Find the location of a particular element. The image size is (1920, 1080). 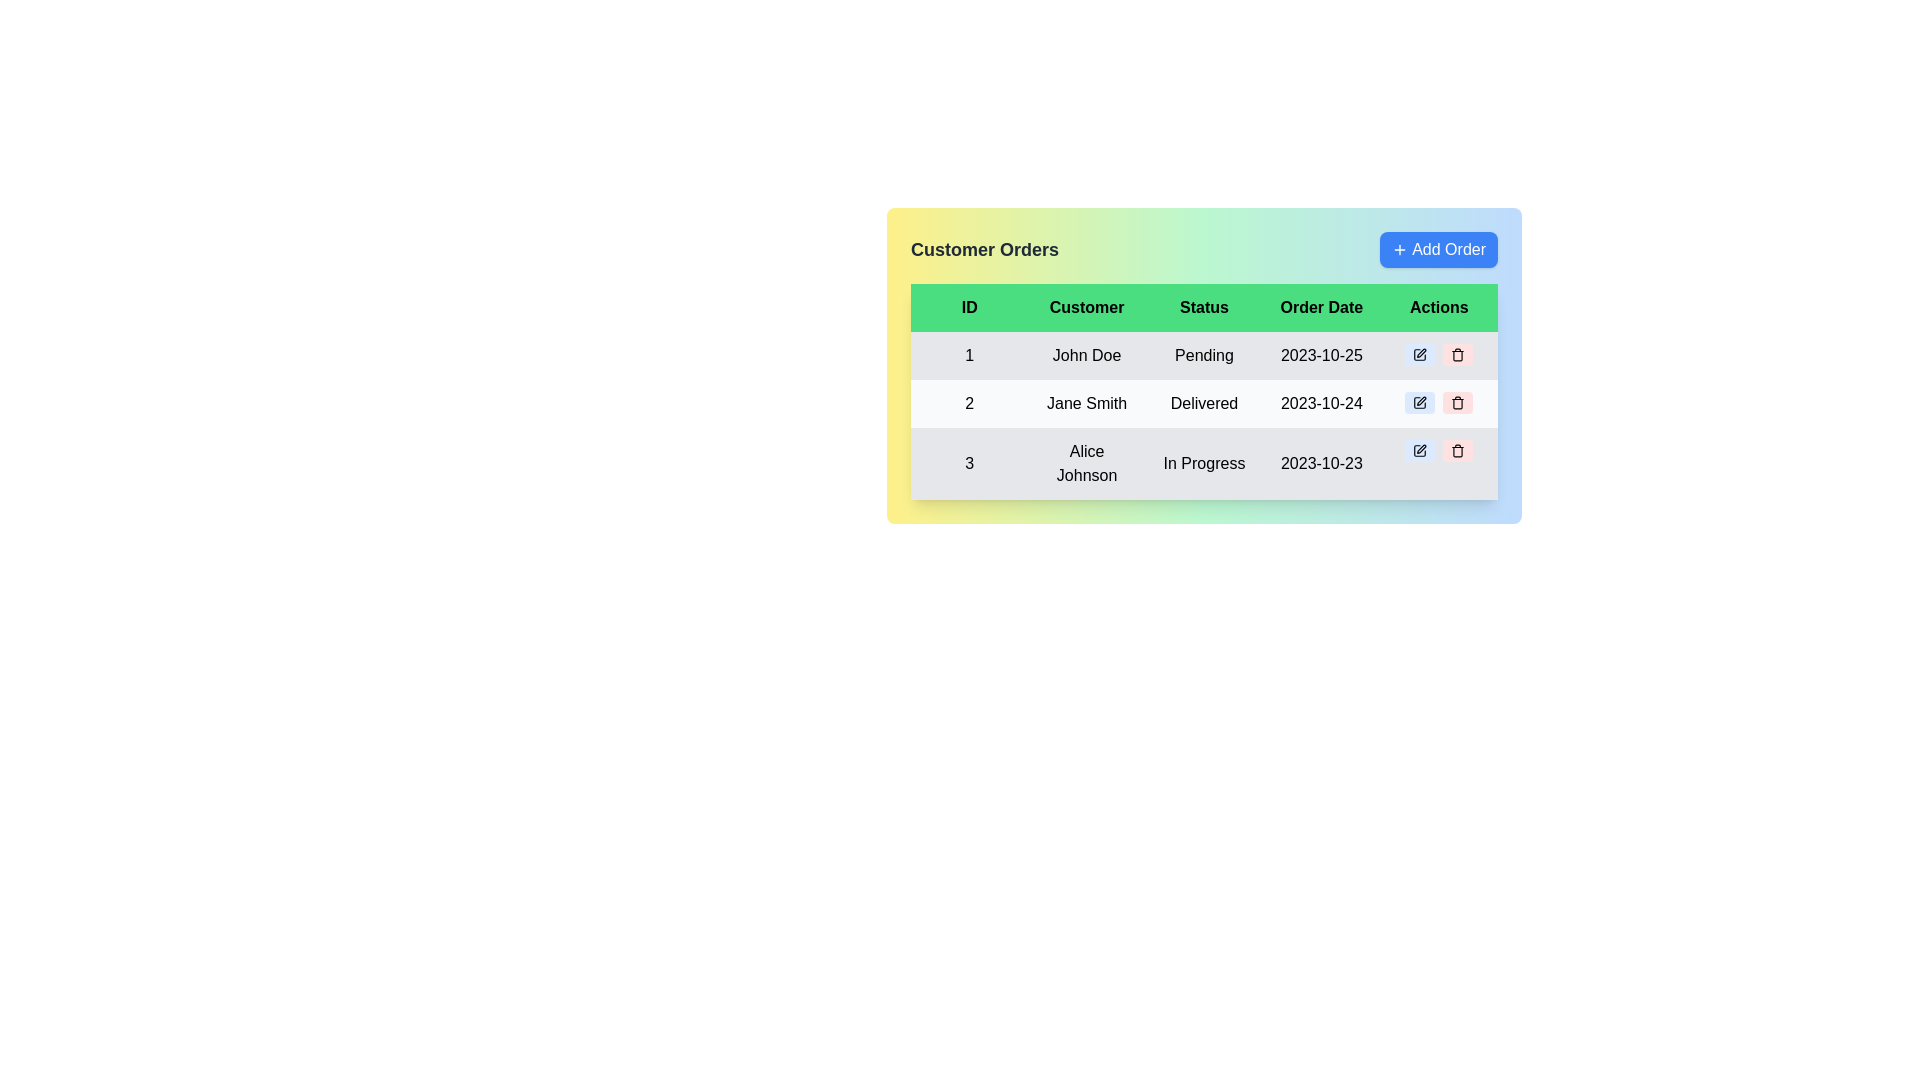

the static text displaying the date '2023-10-23' in the 'Order Date' column for 'Alice Johnson' in the 'Customer Orders' table is located at coordinates (1321, 463).